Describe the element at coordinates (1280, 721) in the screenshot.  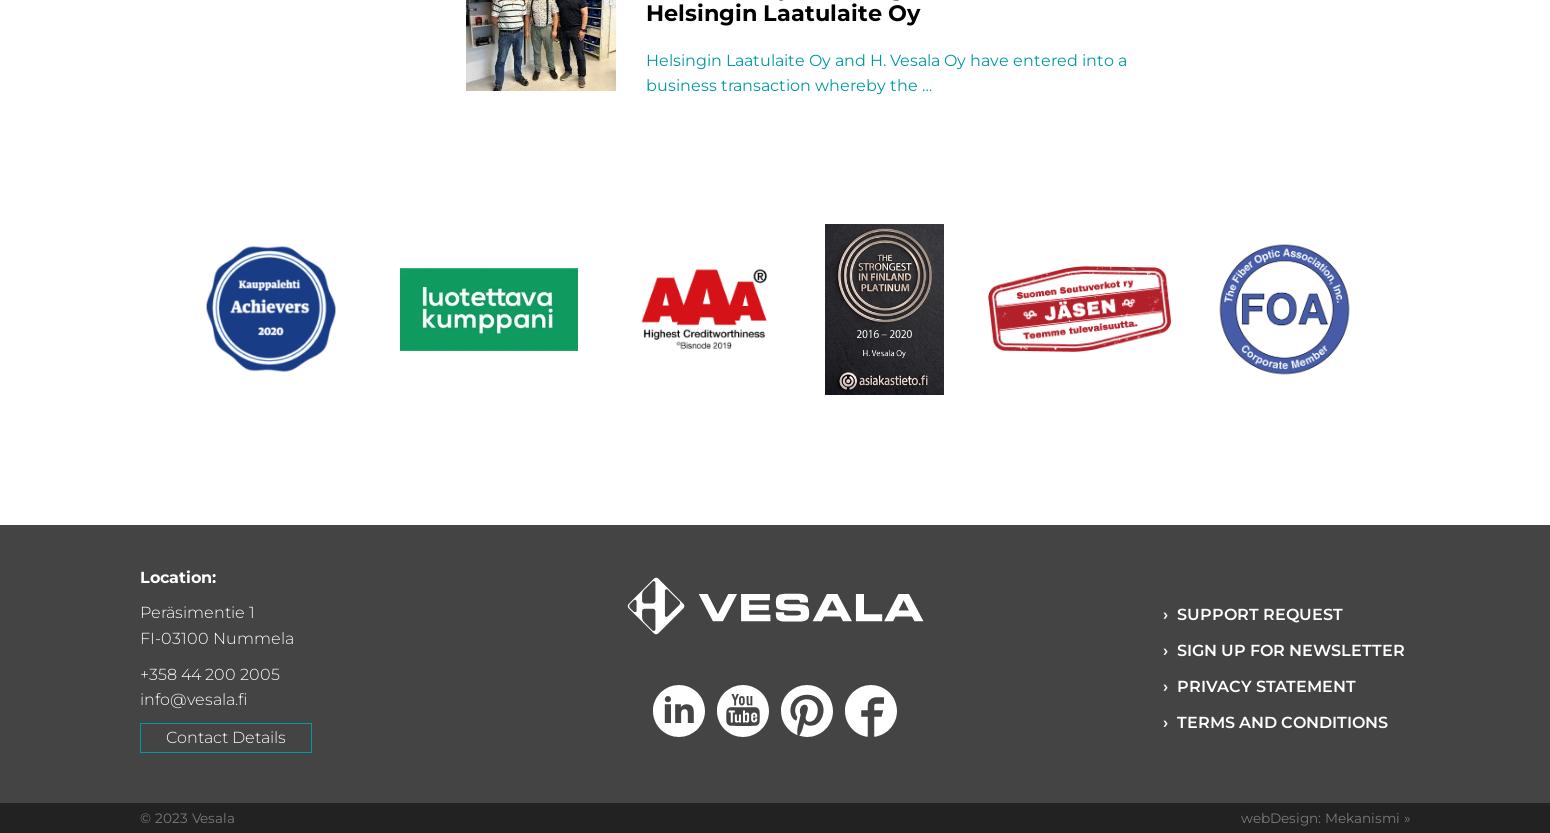
I see `'Terms and Conditions'` at that location.